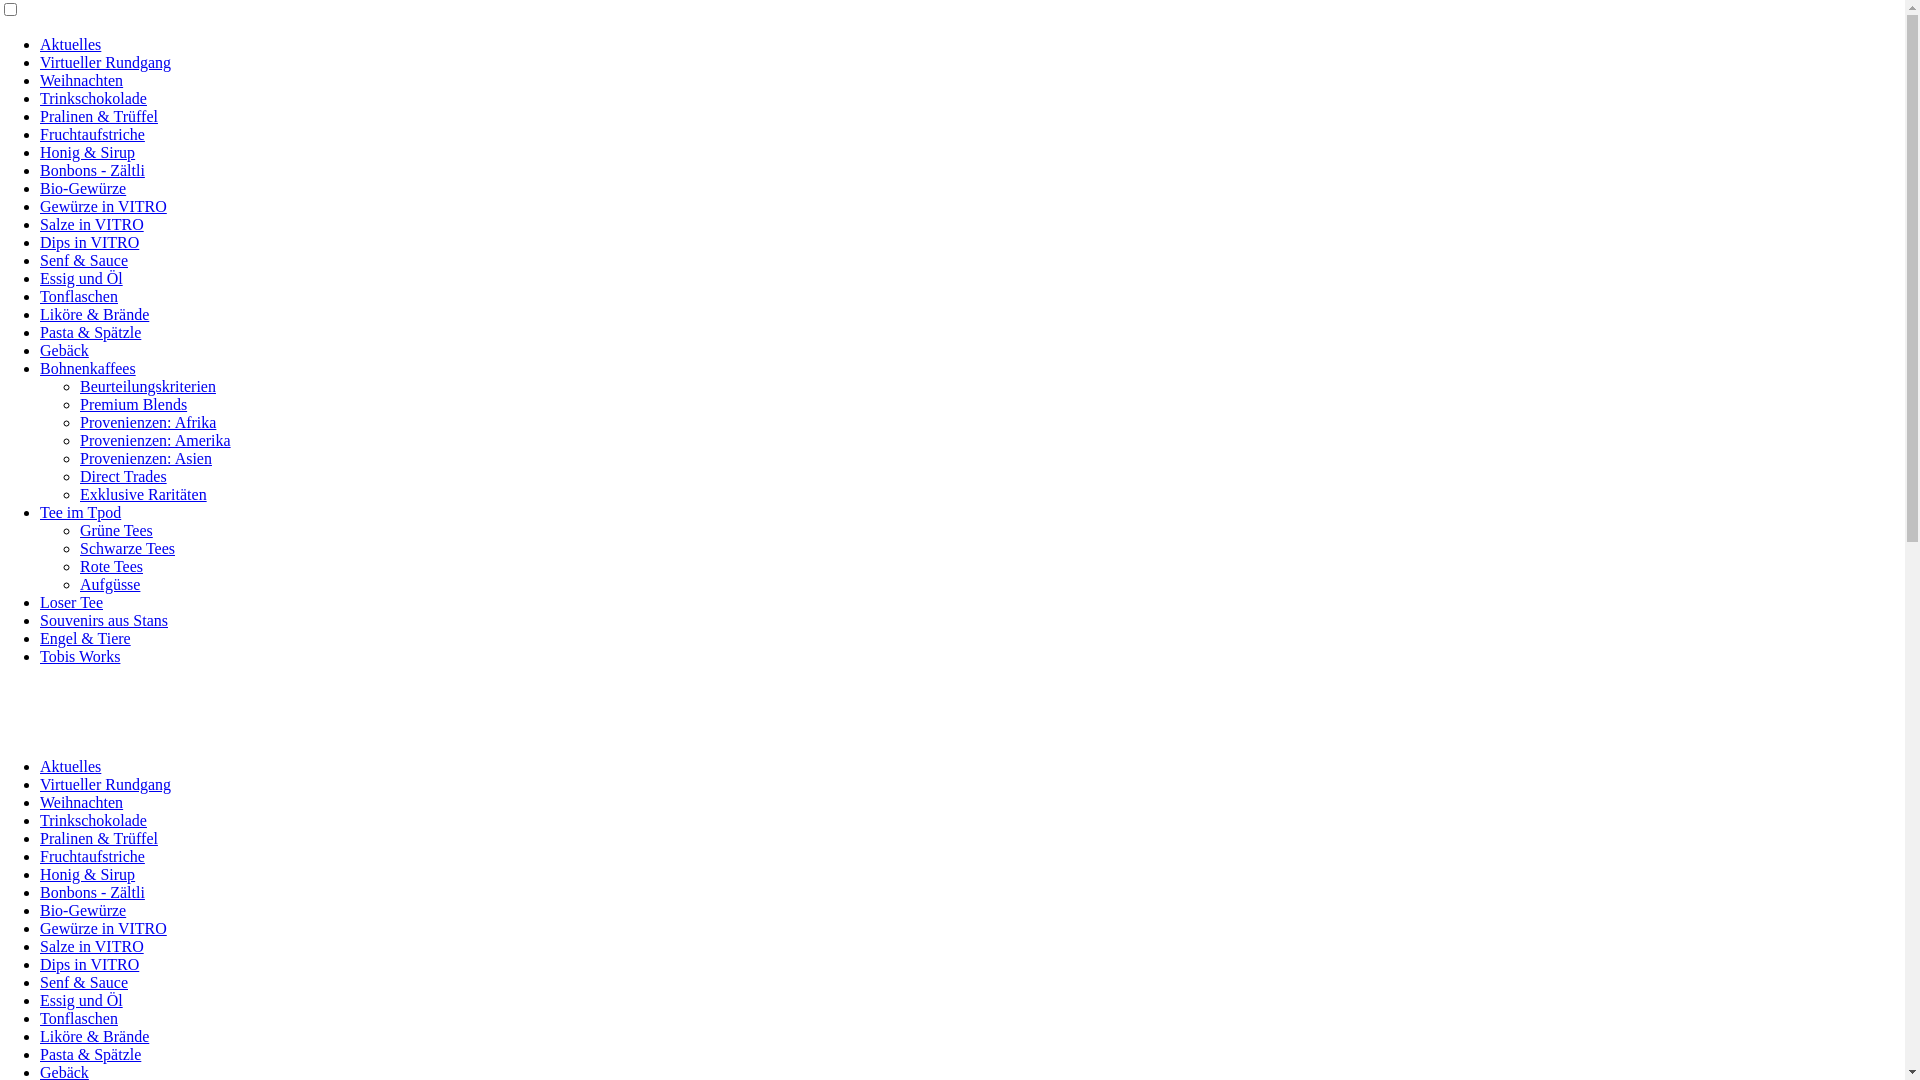 Image resolution: width=1920 pixels, height=1080 pixels. What do you see at coordinates (122, 476) in the screenshot?
I see `'Direct Trades'` at bounding box center [122, 476].